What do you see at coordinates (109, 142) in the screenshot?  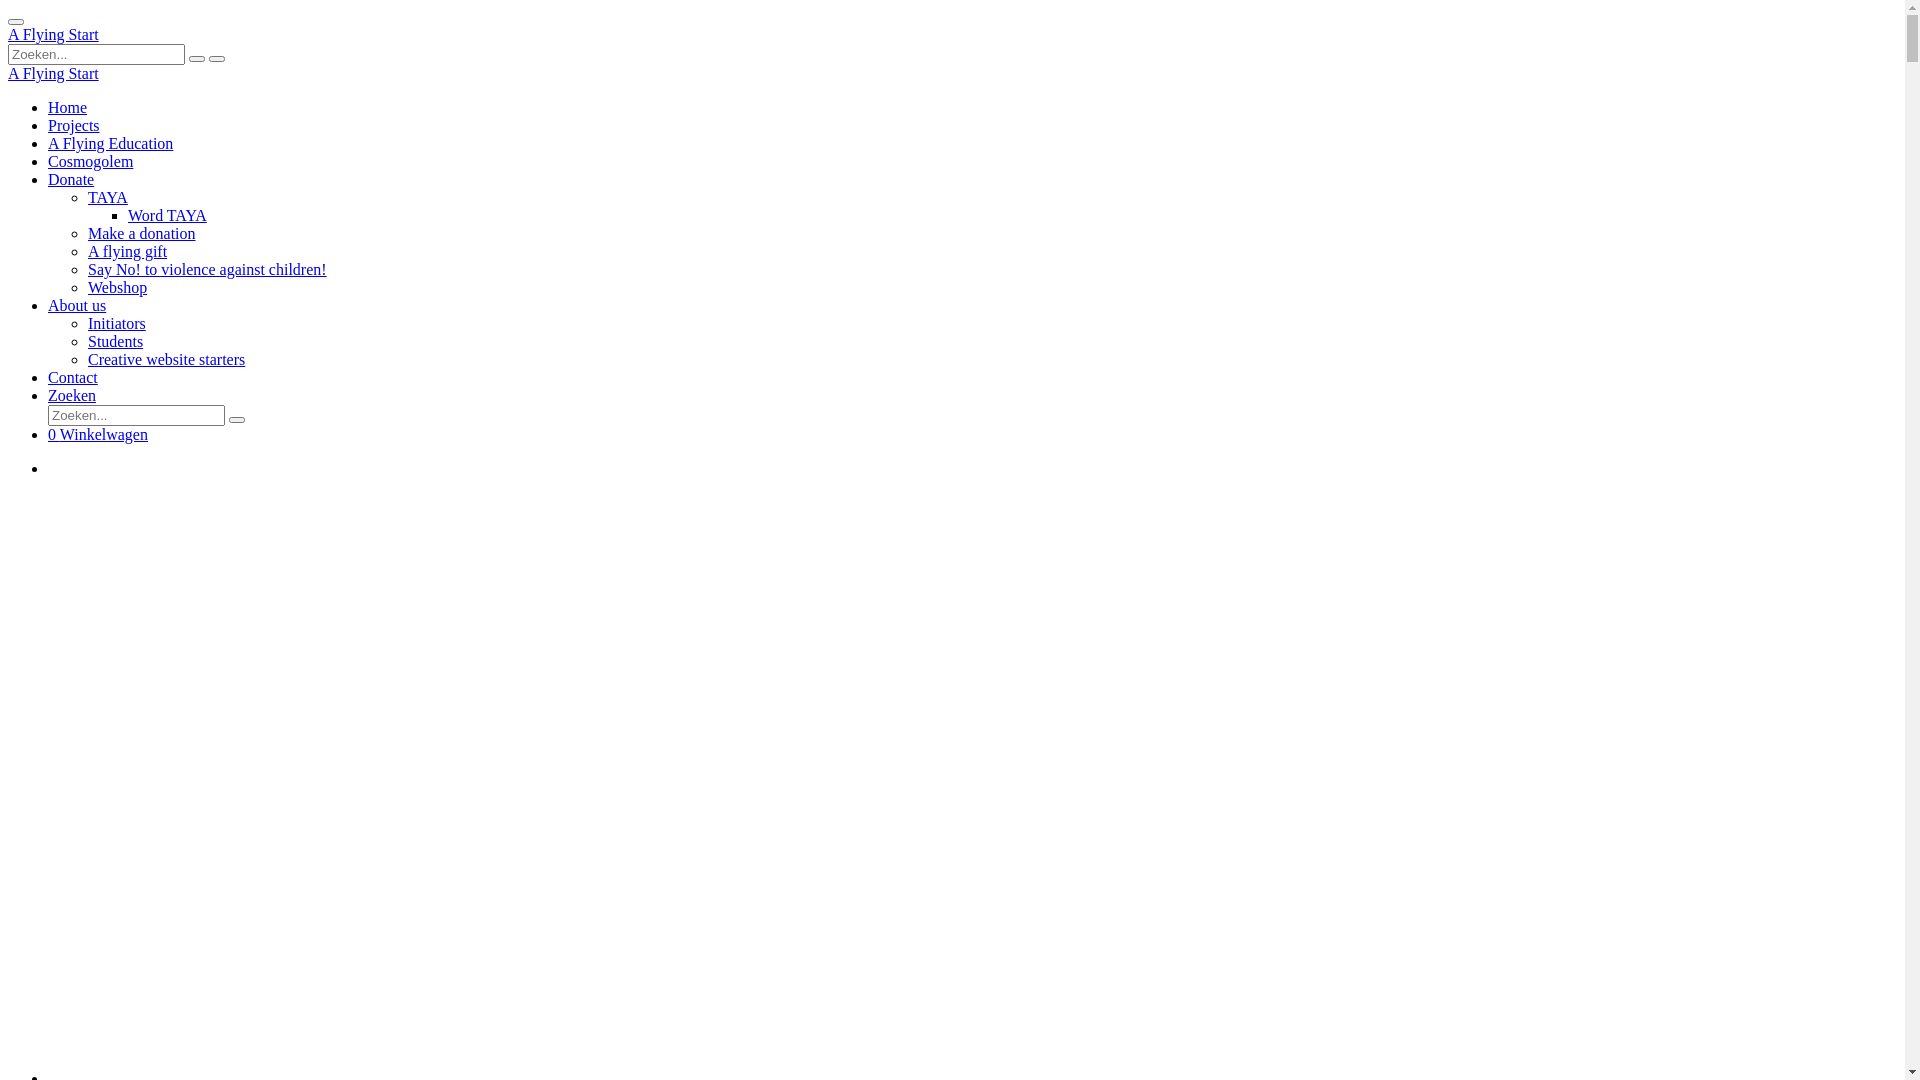 I see `'A Flying Education'` at bounding box center [109, 142].